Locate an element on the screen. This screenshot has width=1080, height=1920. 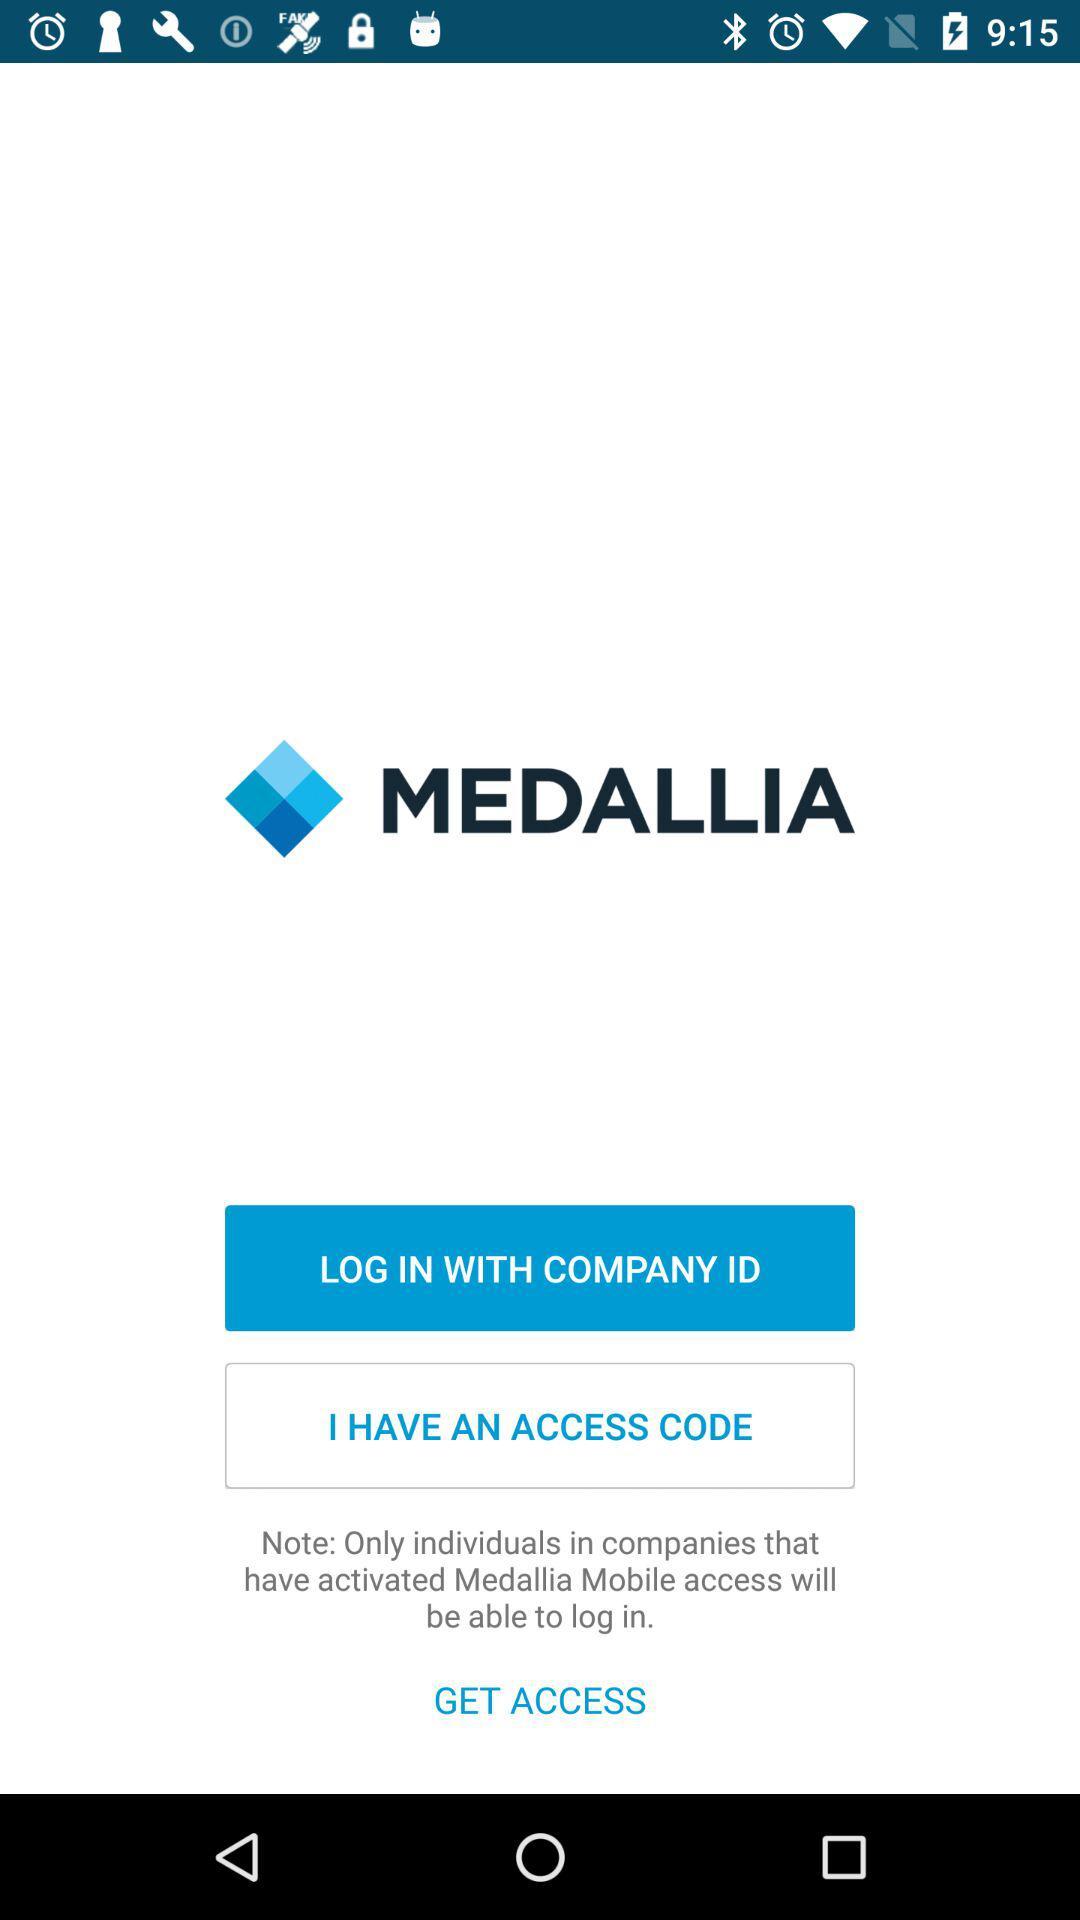
get access icon is located at coordinates (540, 1698).